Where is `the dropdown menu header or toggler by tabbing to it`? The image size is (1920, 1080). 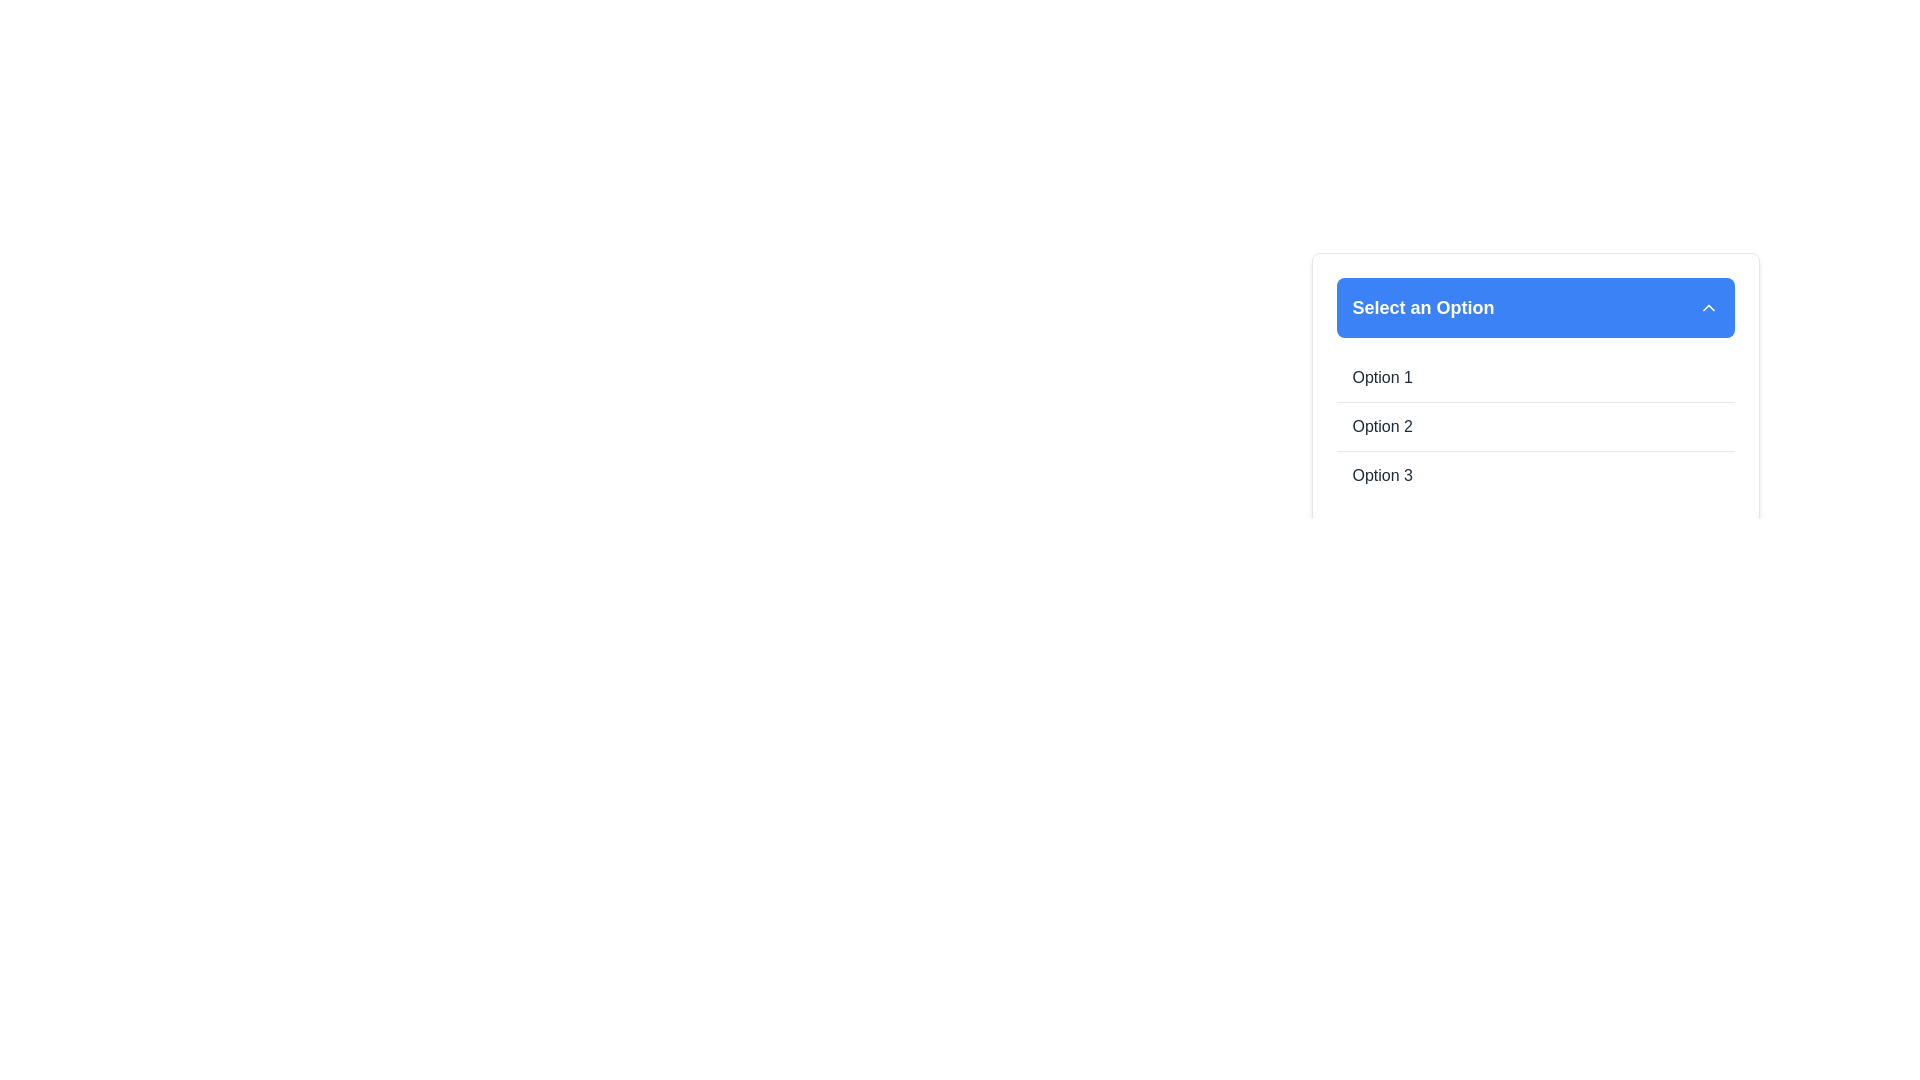
the dropdown menu header or toggler by tabbing to it is located at coordinates (1534, 308).